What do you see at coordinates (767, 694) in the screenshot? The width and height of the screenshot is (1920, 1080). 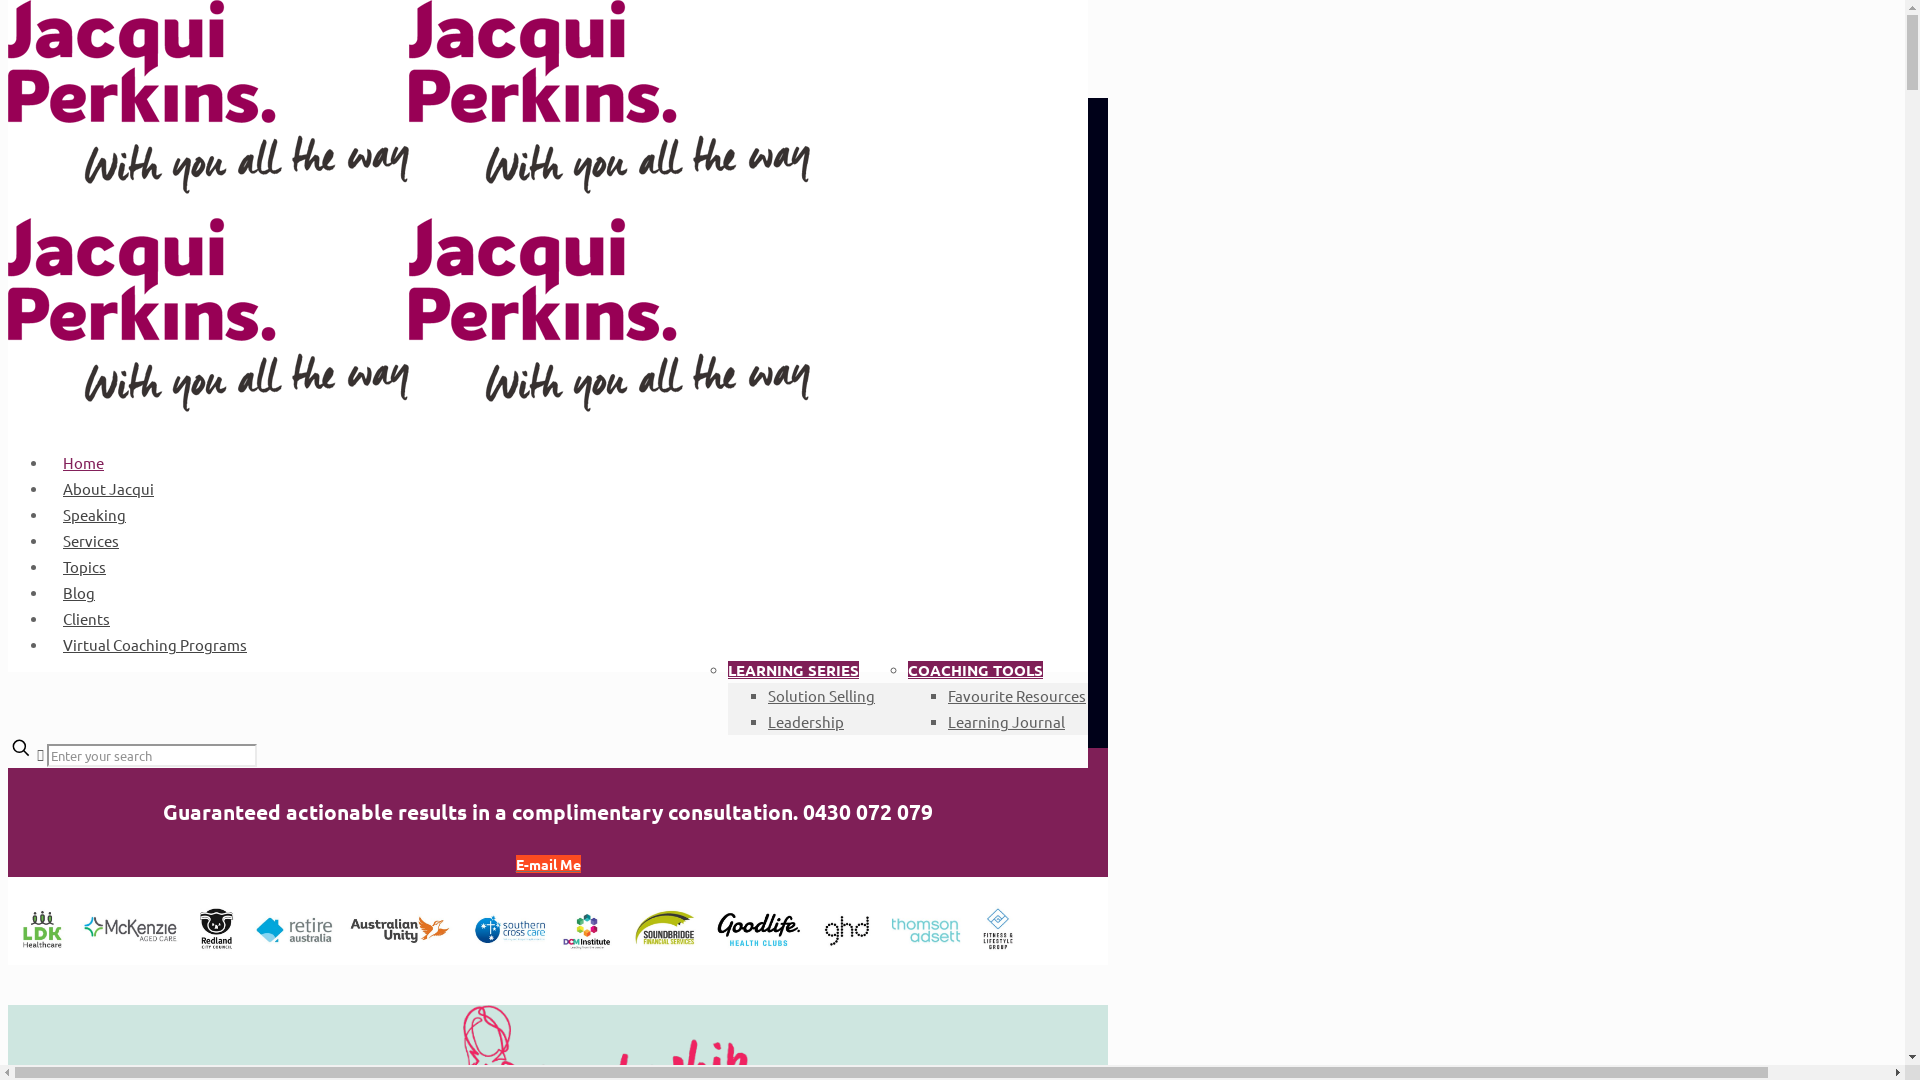 I see `'Solution Selling'` at bounding box center [767, 694].